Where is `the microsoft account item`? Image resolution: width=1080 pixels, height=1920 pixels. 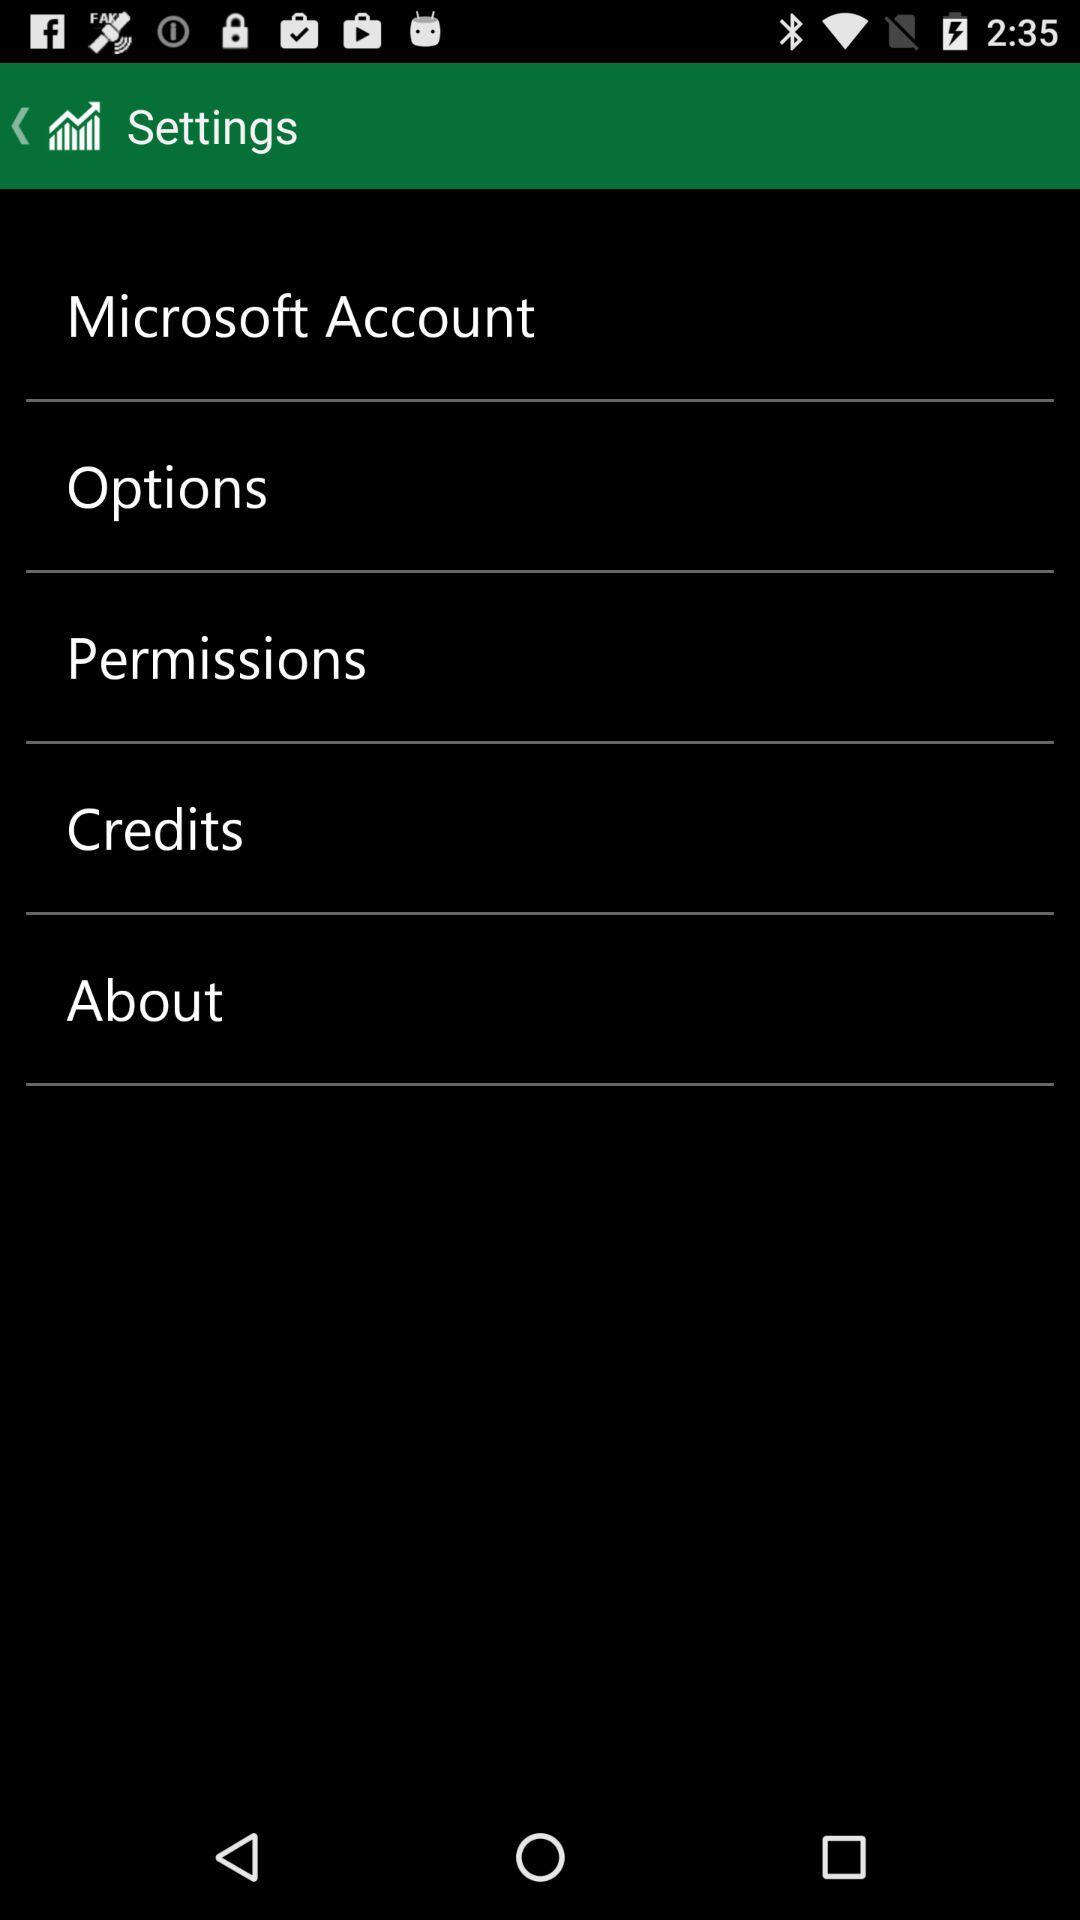
the microsoft account item is located at coordinates (300, 314).